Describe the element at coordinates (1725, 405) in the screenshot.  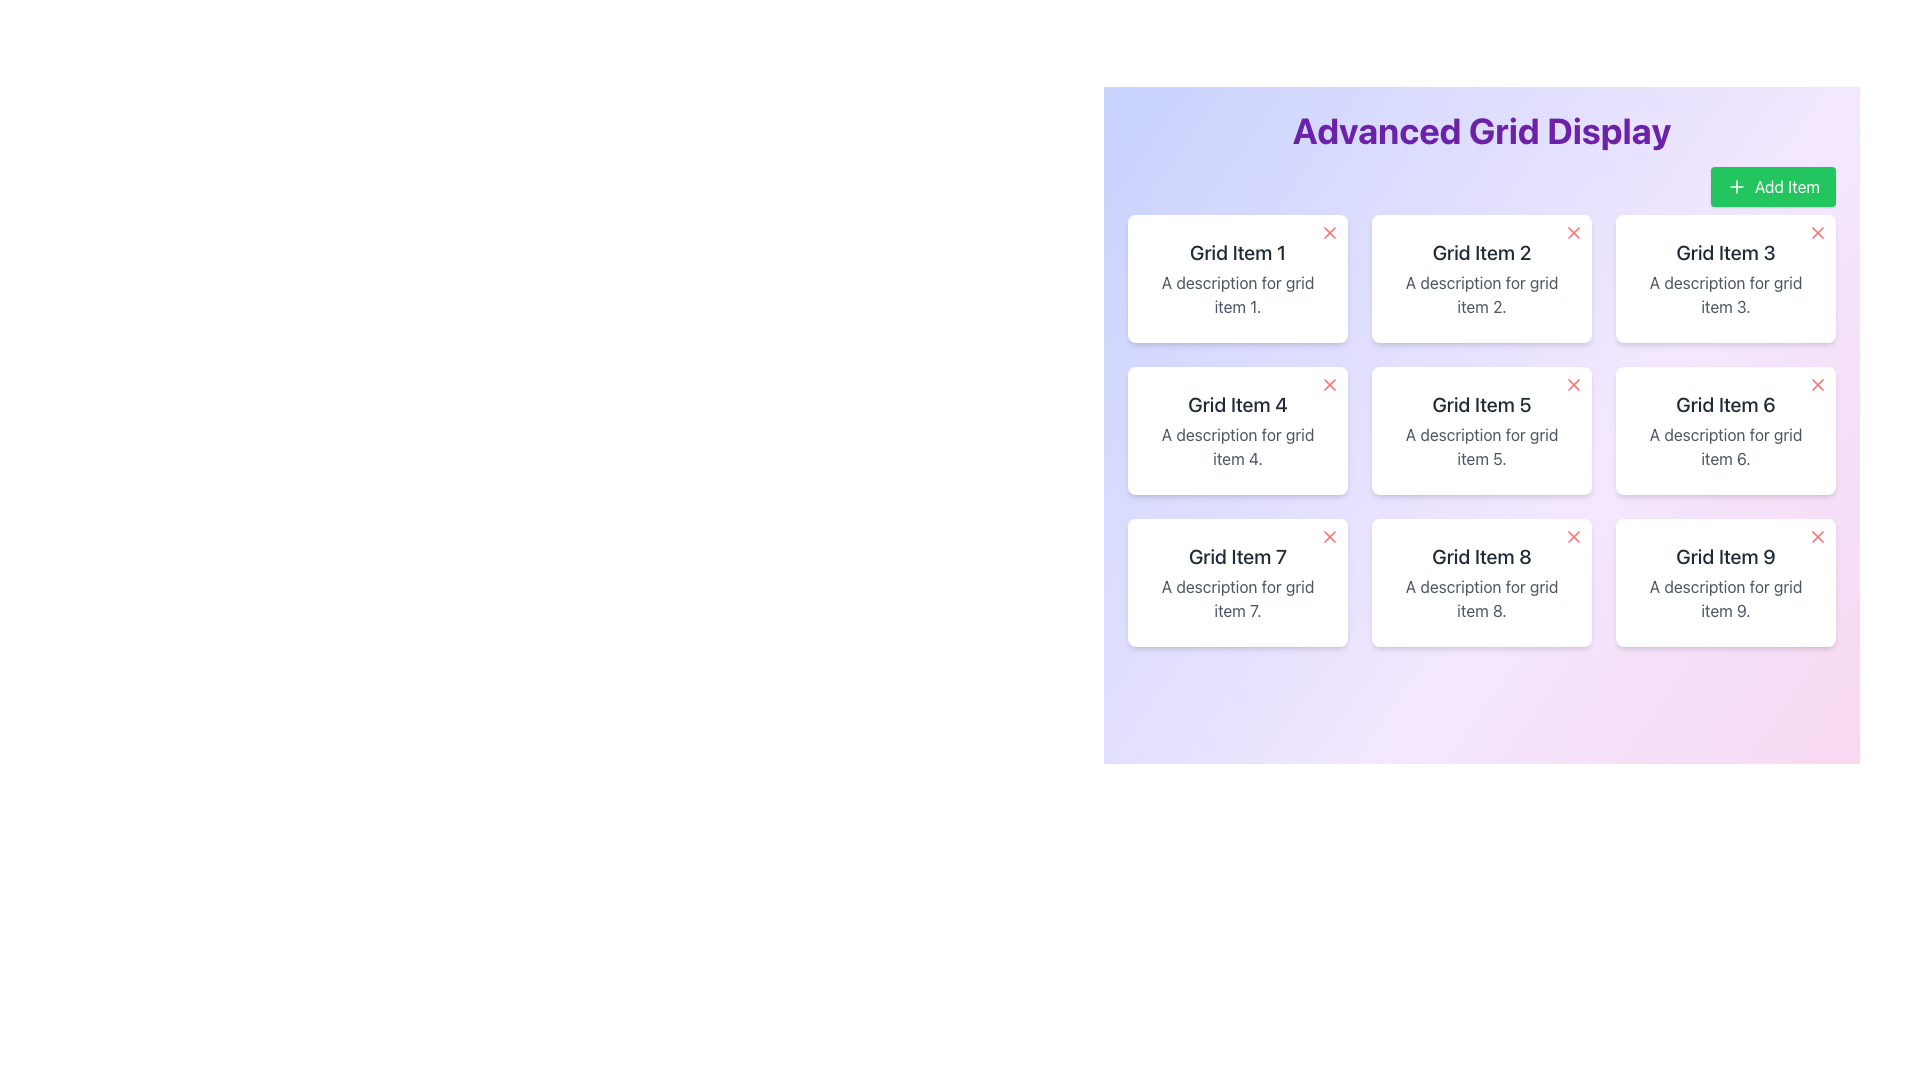
I see `the text label 'Grid Item 6' which is prominently displayed in bold at the center of the sixth card in the first row of the grid layout` at that location.